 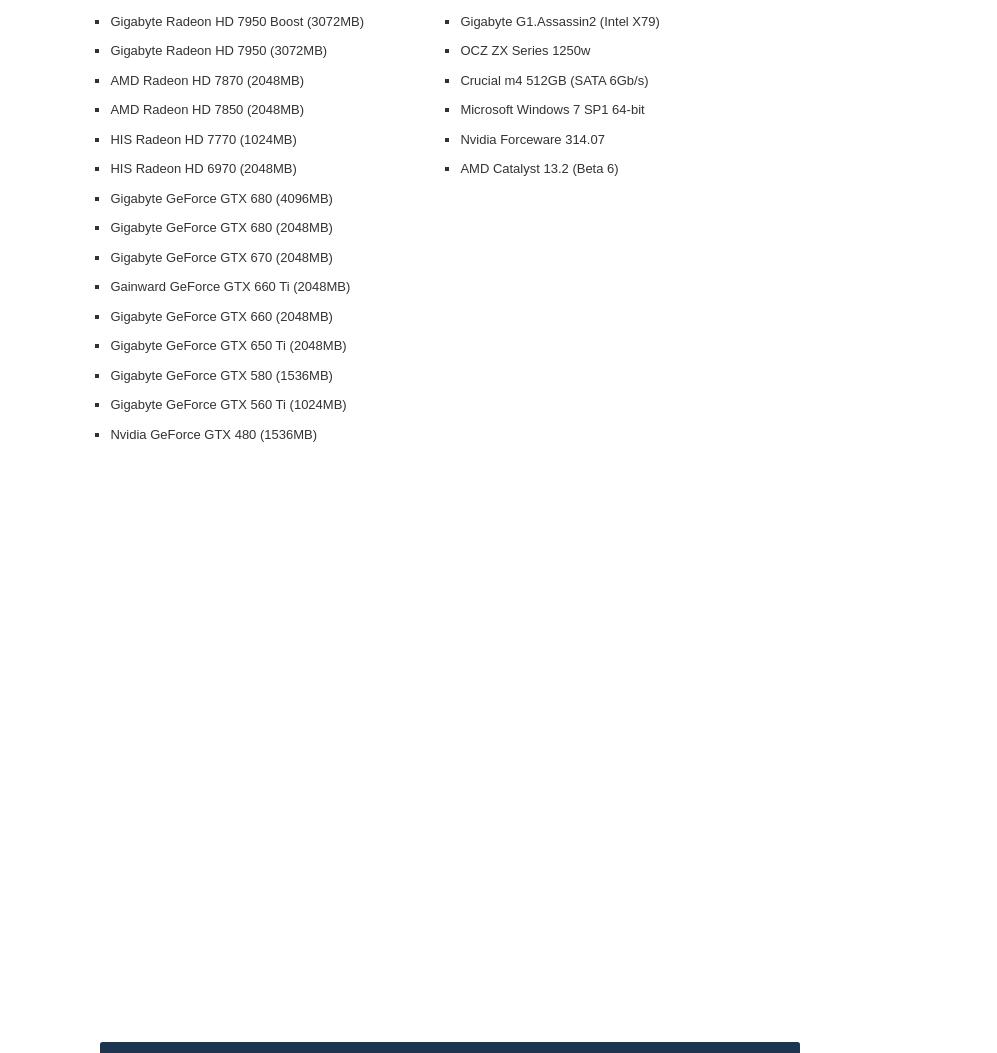 I want to click on 'Crucial m4 512GB (SATA 6Gb/s)', so click(x=460, y=78).